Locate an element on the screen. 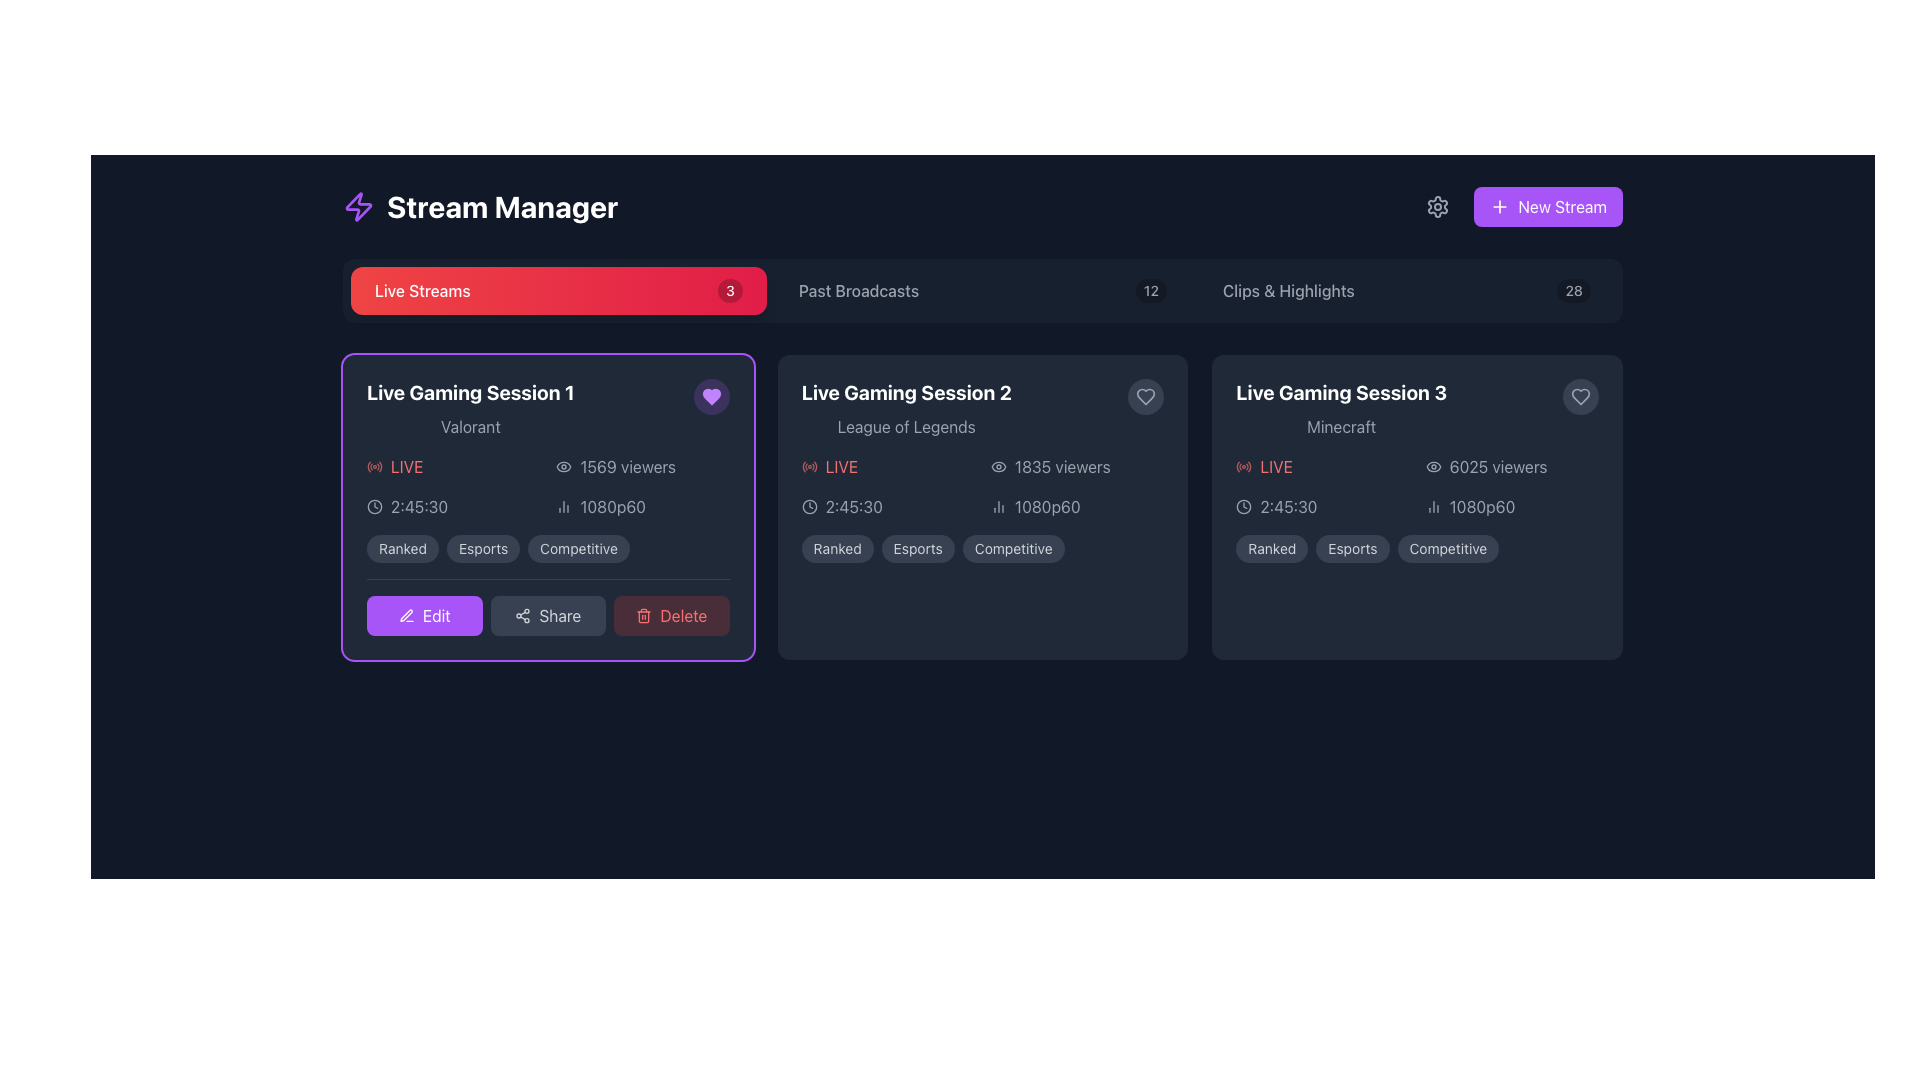  the 'LIVE' text label, which is styled in red color and indicates an active status, located within the 'Live Gaming Session 2' card is located at coordinates (841, 466).